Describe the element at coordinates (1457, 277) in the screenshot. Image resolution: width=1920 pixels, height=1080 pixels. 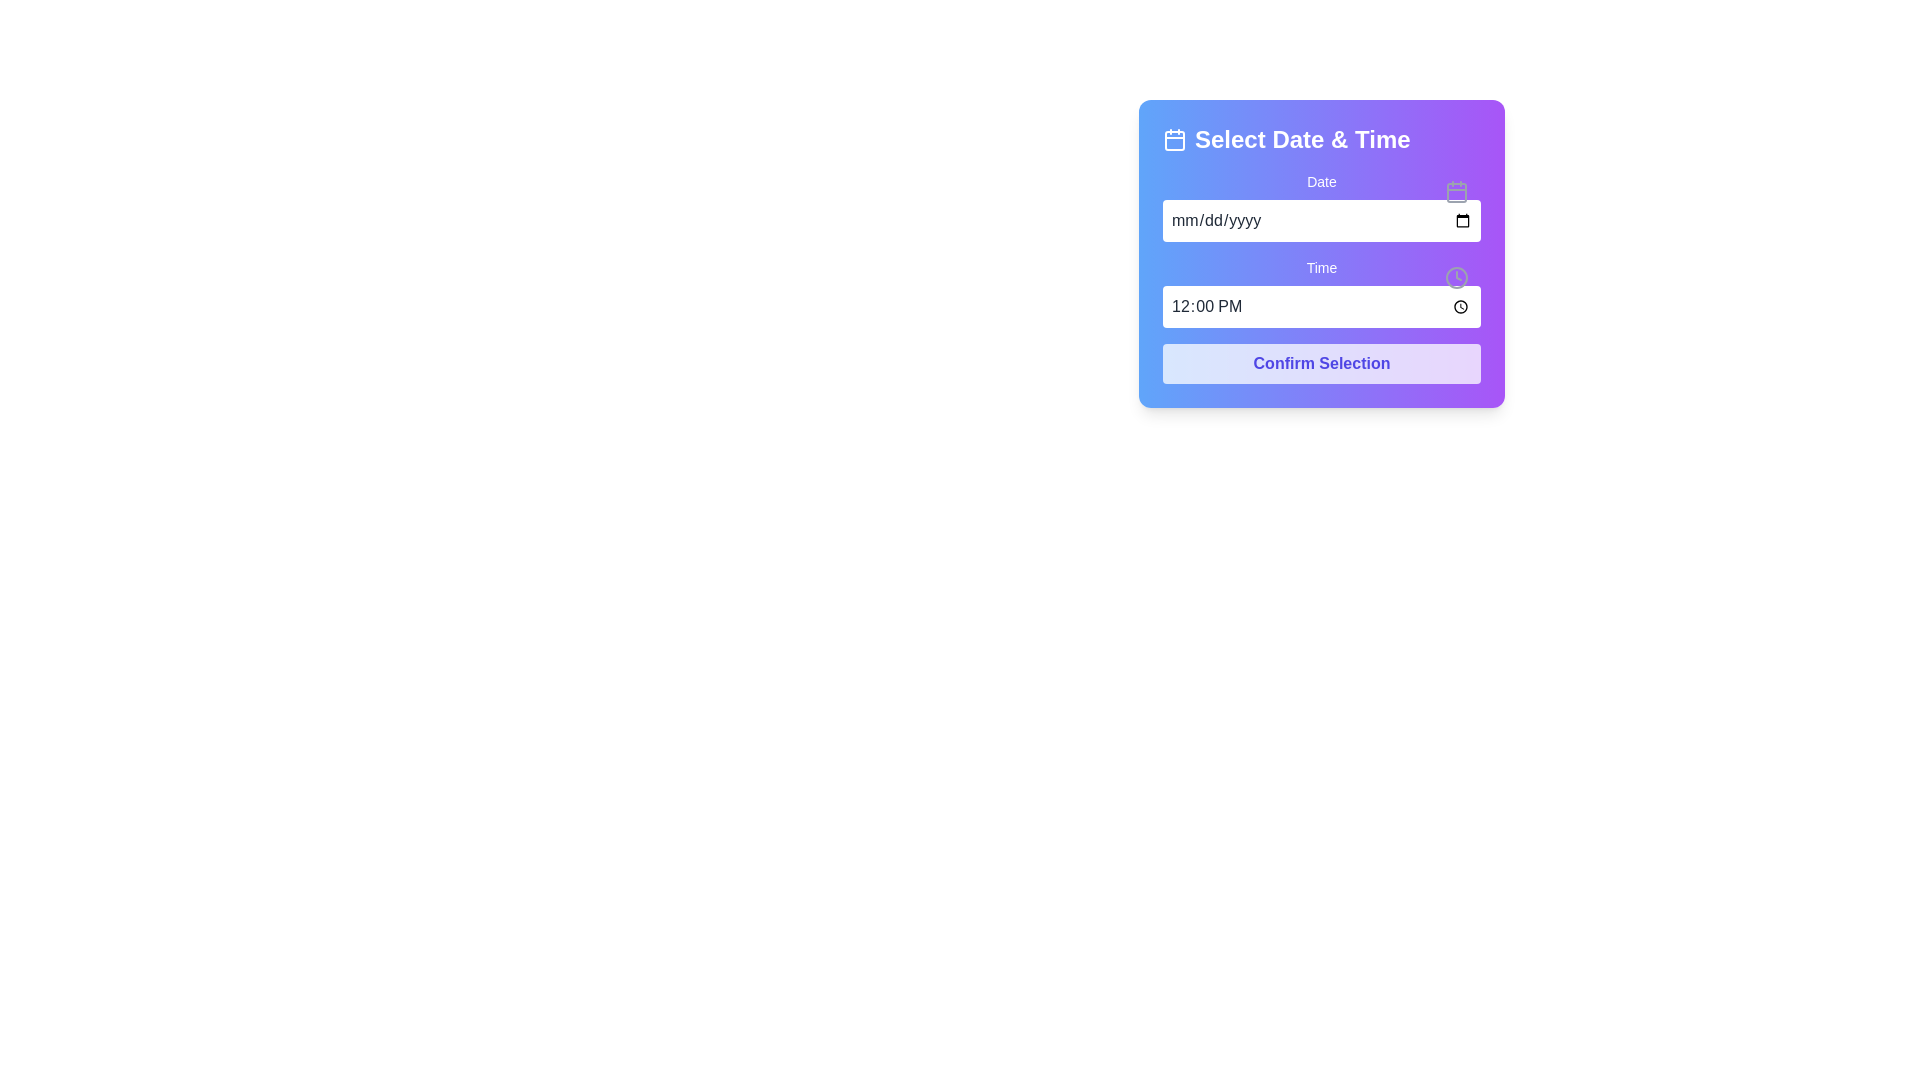
I see `the clock icon, which is an outline-style icon located at the right edge of the 'Time' input field, aligned vertically with the input's center` at that location.